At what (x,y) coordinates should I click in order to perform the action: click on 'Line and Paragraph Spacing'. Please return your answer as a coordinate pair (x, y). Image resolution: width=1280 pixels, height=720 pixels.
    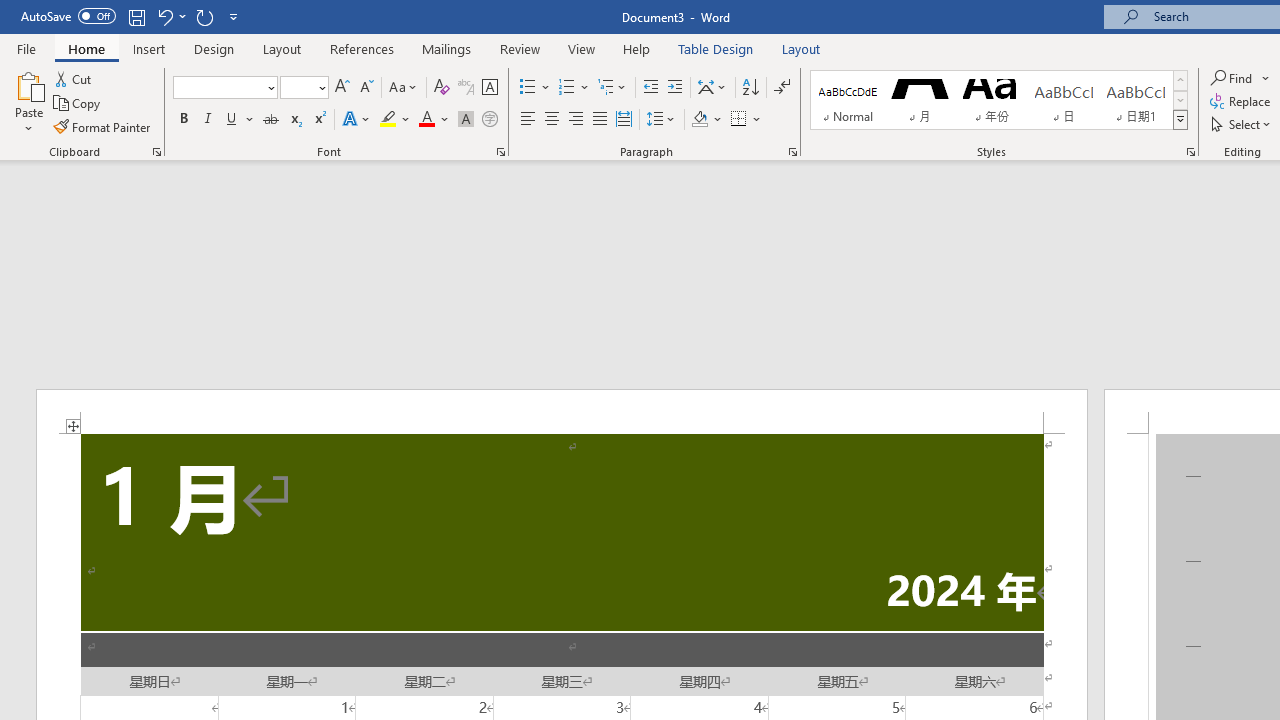
    Looking at the image, I should click on (661, 119).